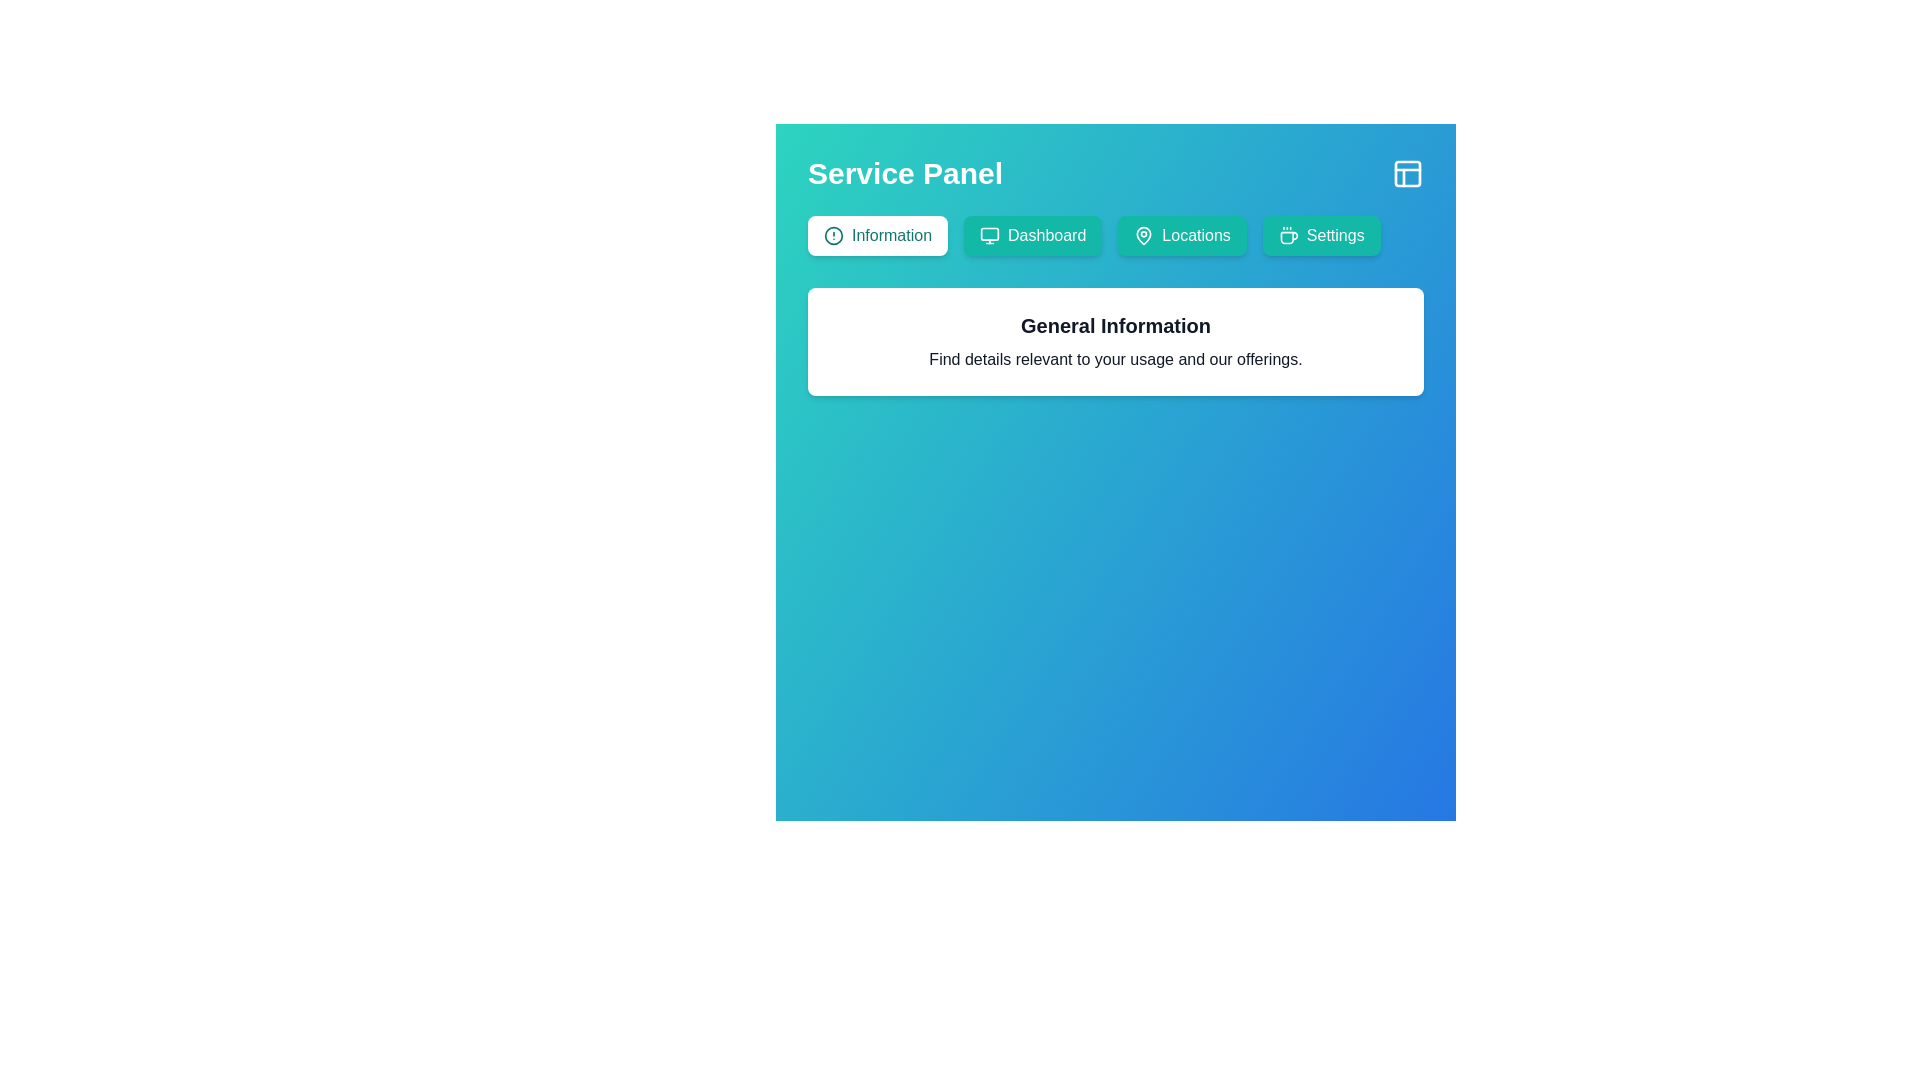  I want to click on the second button labeled 'Dashboard' in the top row of the main blue interface panel, so click(1033, 234).